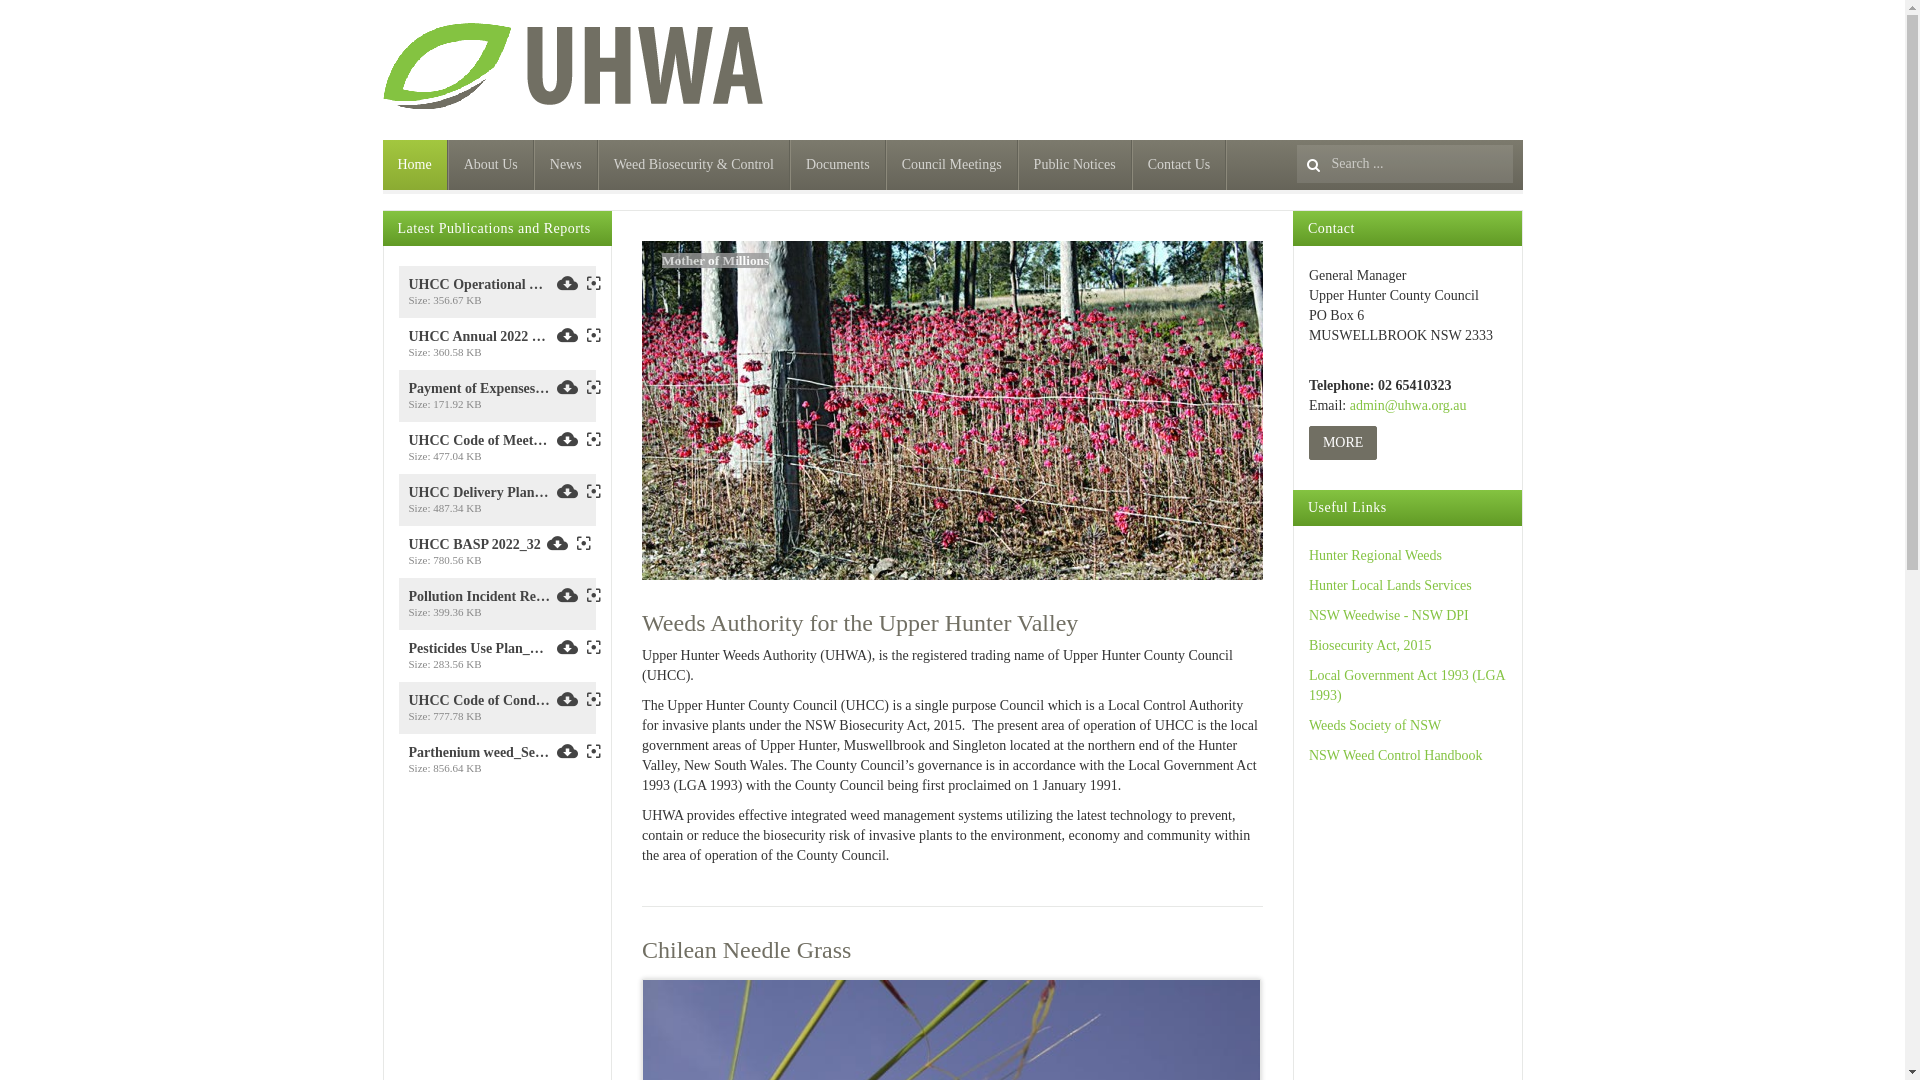 The width and height of the screenshot is (1920, 1080). Describe the element at coordinates (1405, 684) in the screenshot. I see `'Local Government Act 1993 (LGA 1993)'` at that location.